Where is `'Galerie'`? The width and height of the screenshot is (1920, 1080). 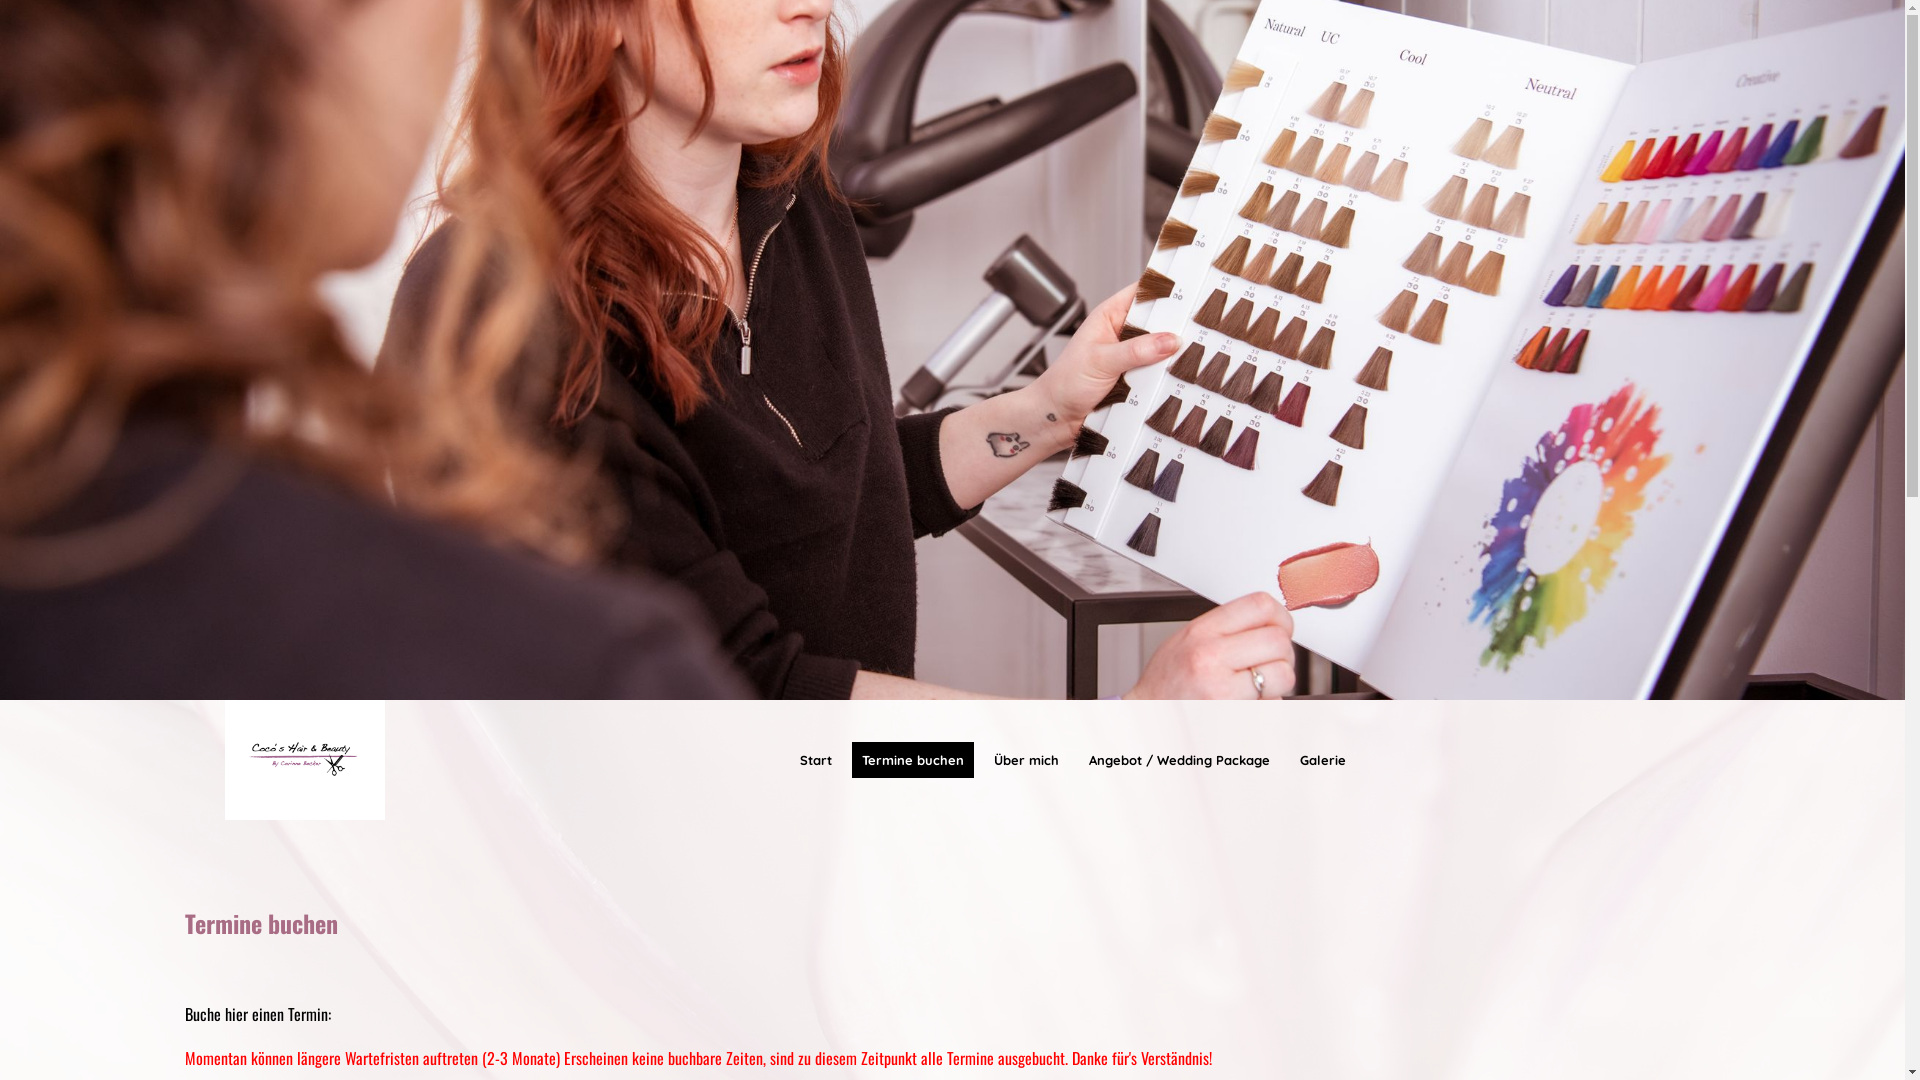 'Galerie' is located at coordinates (1323, 759).